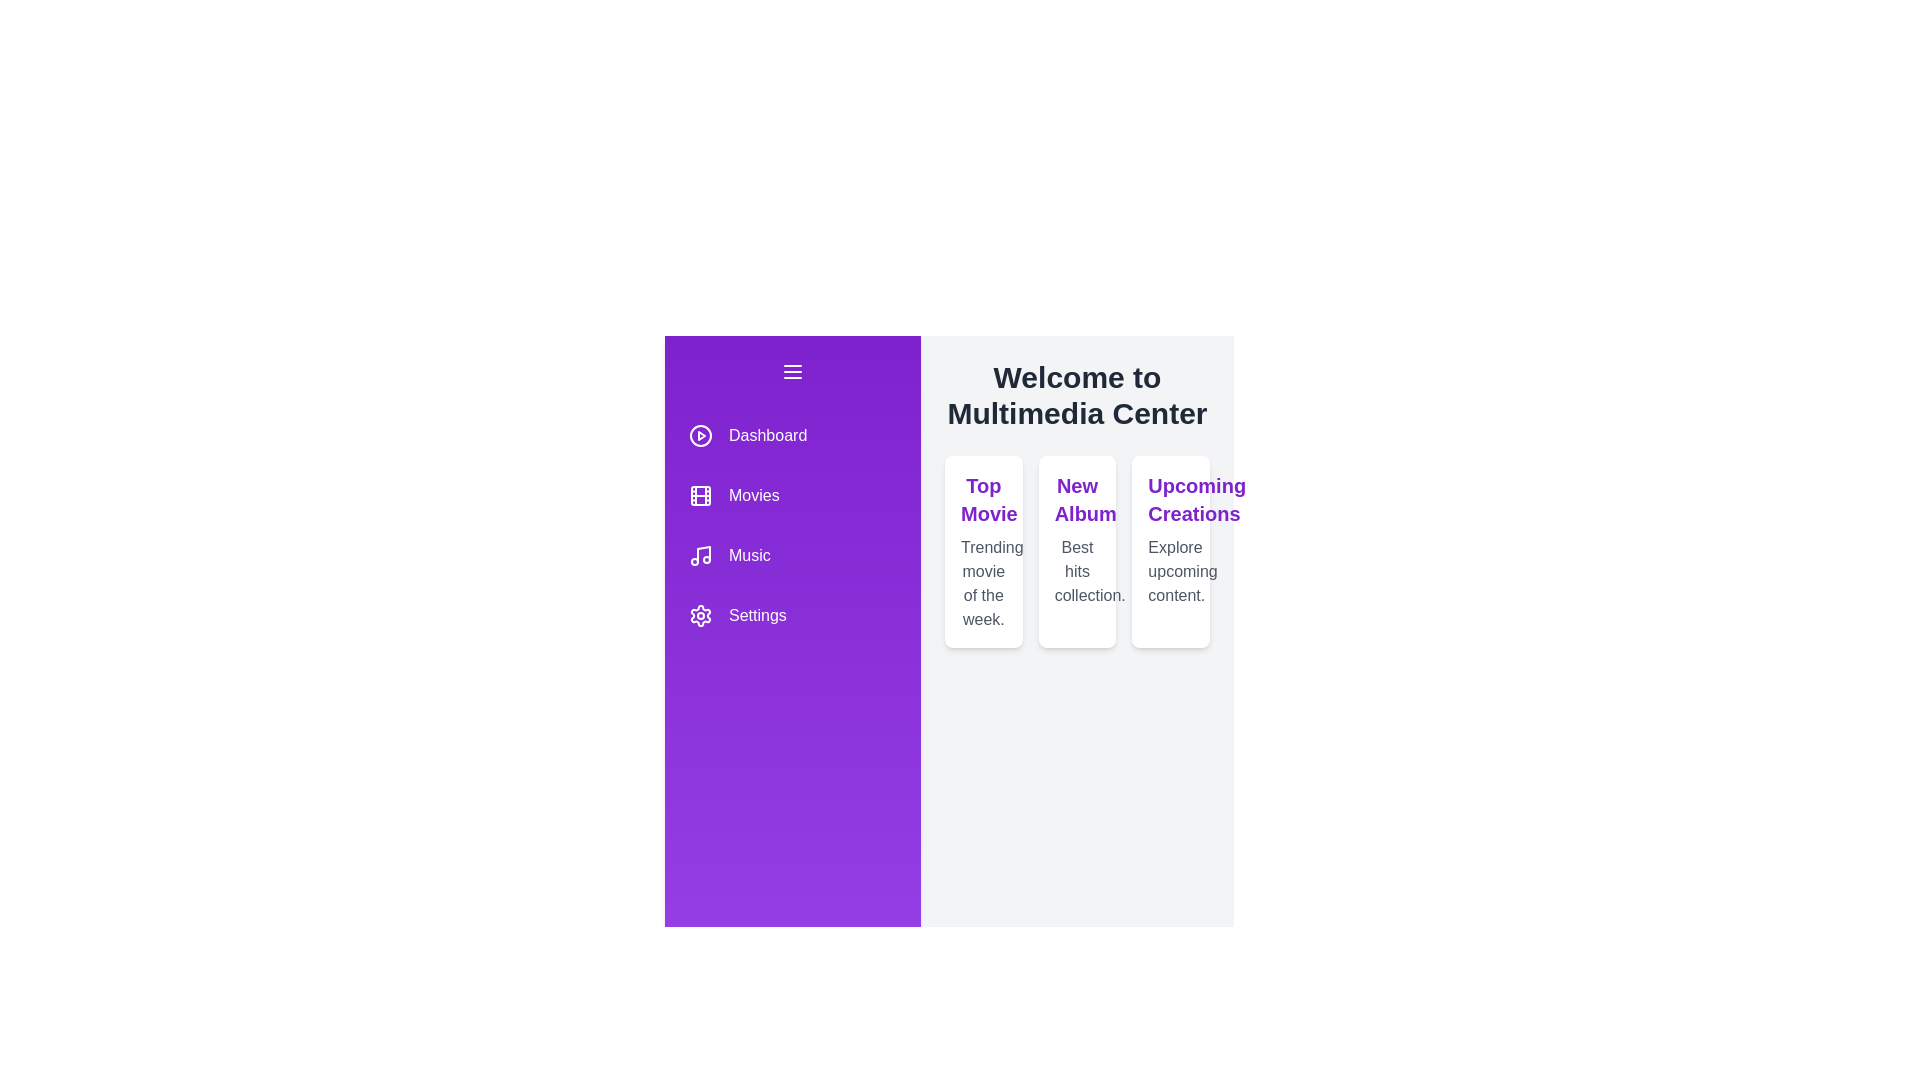 The height and width of the screenshot is (1080, 1920). What do you see at coordinates (791, 615) in the screenshot?
I see `the menu item Settings to observe the hover effect` at bounding box center [791, 615].